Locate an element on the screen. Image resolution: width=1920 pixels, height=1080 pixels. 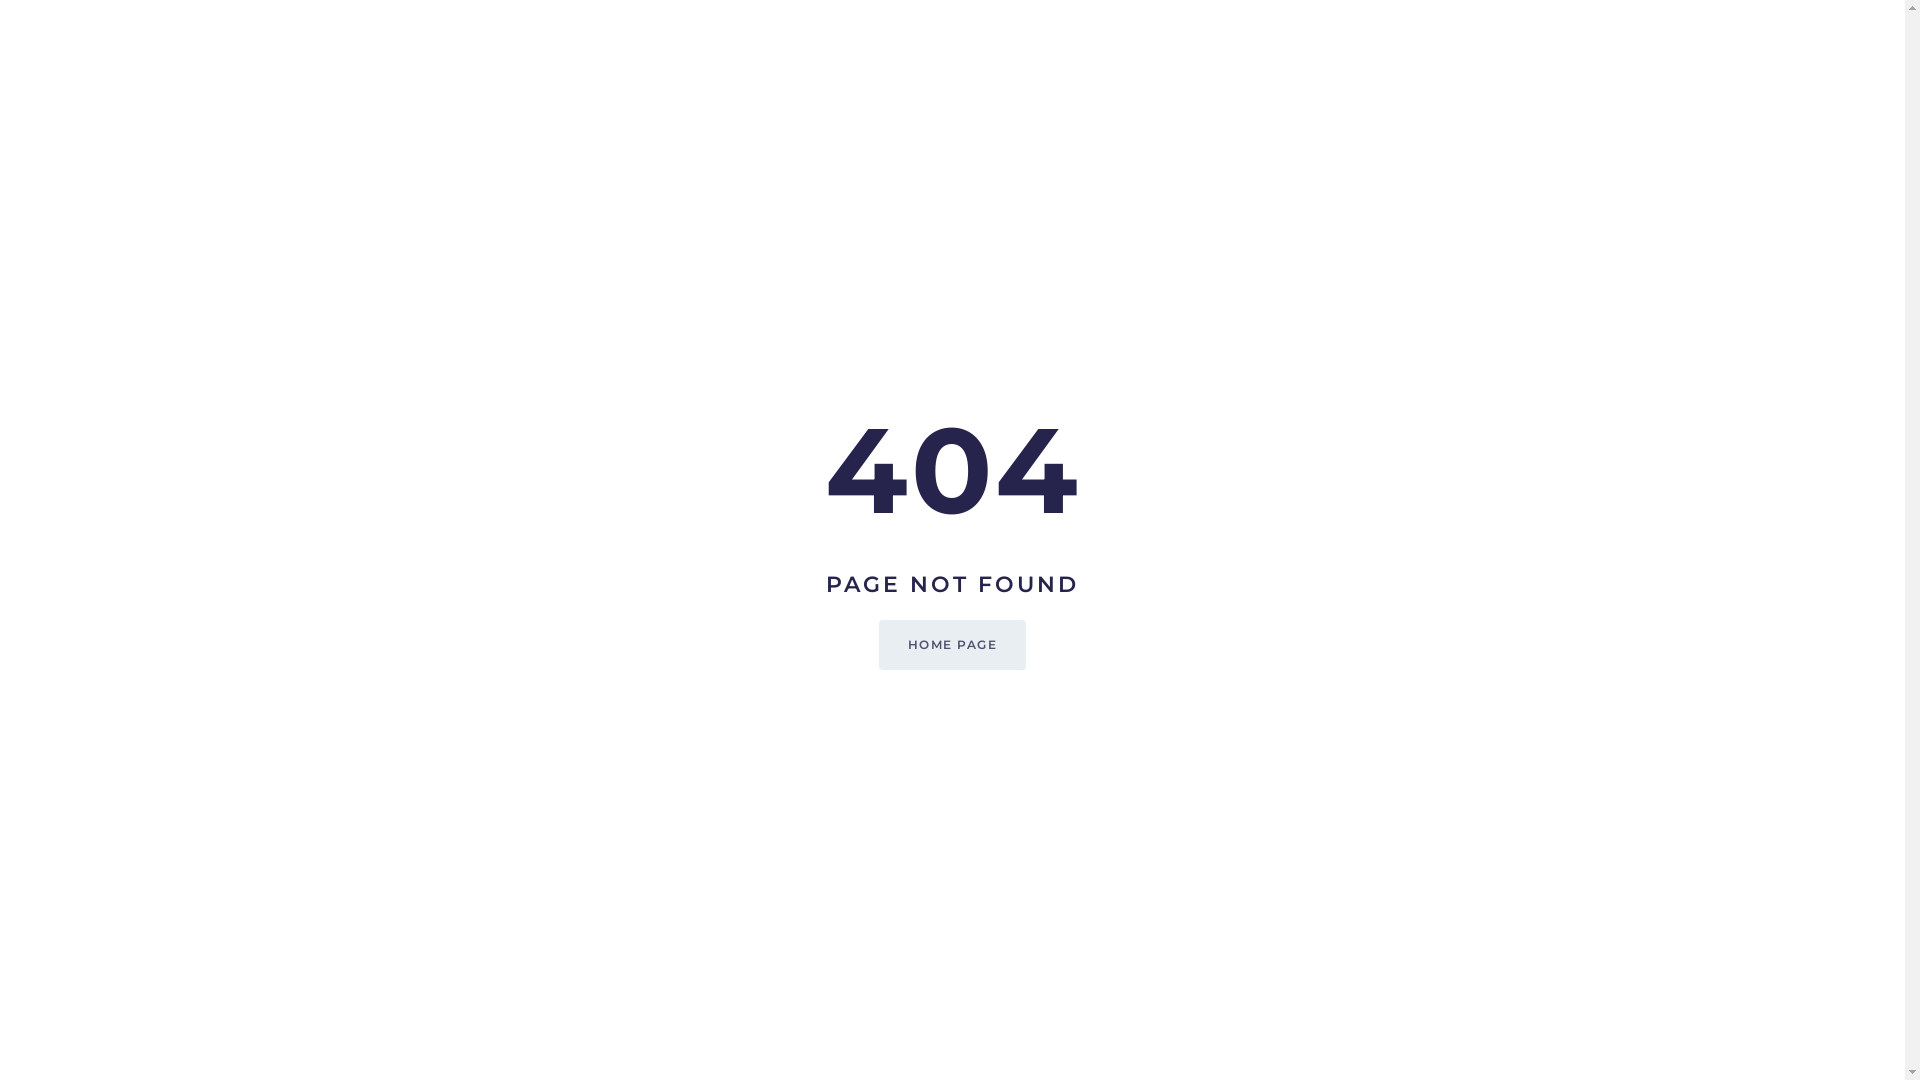
'HOME PAGE' is located at coordinates (952, 644).